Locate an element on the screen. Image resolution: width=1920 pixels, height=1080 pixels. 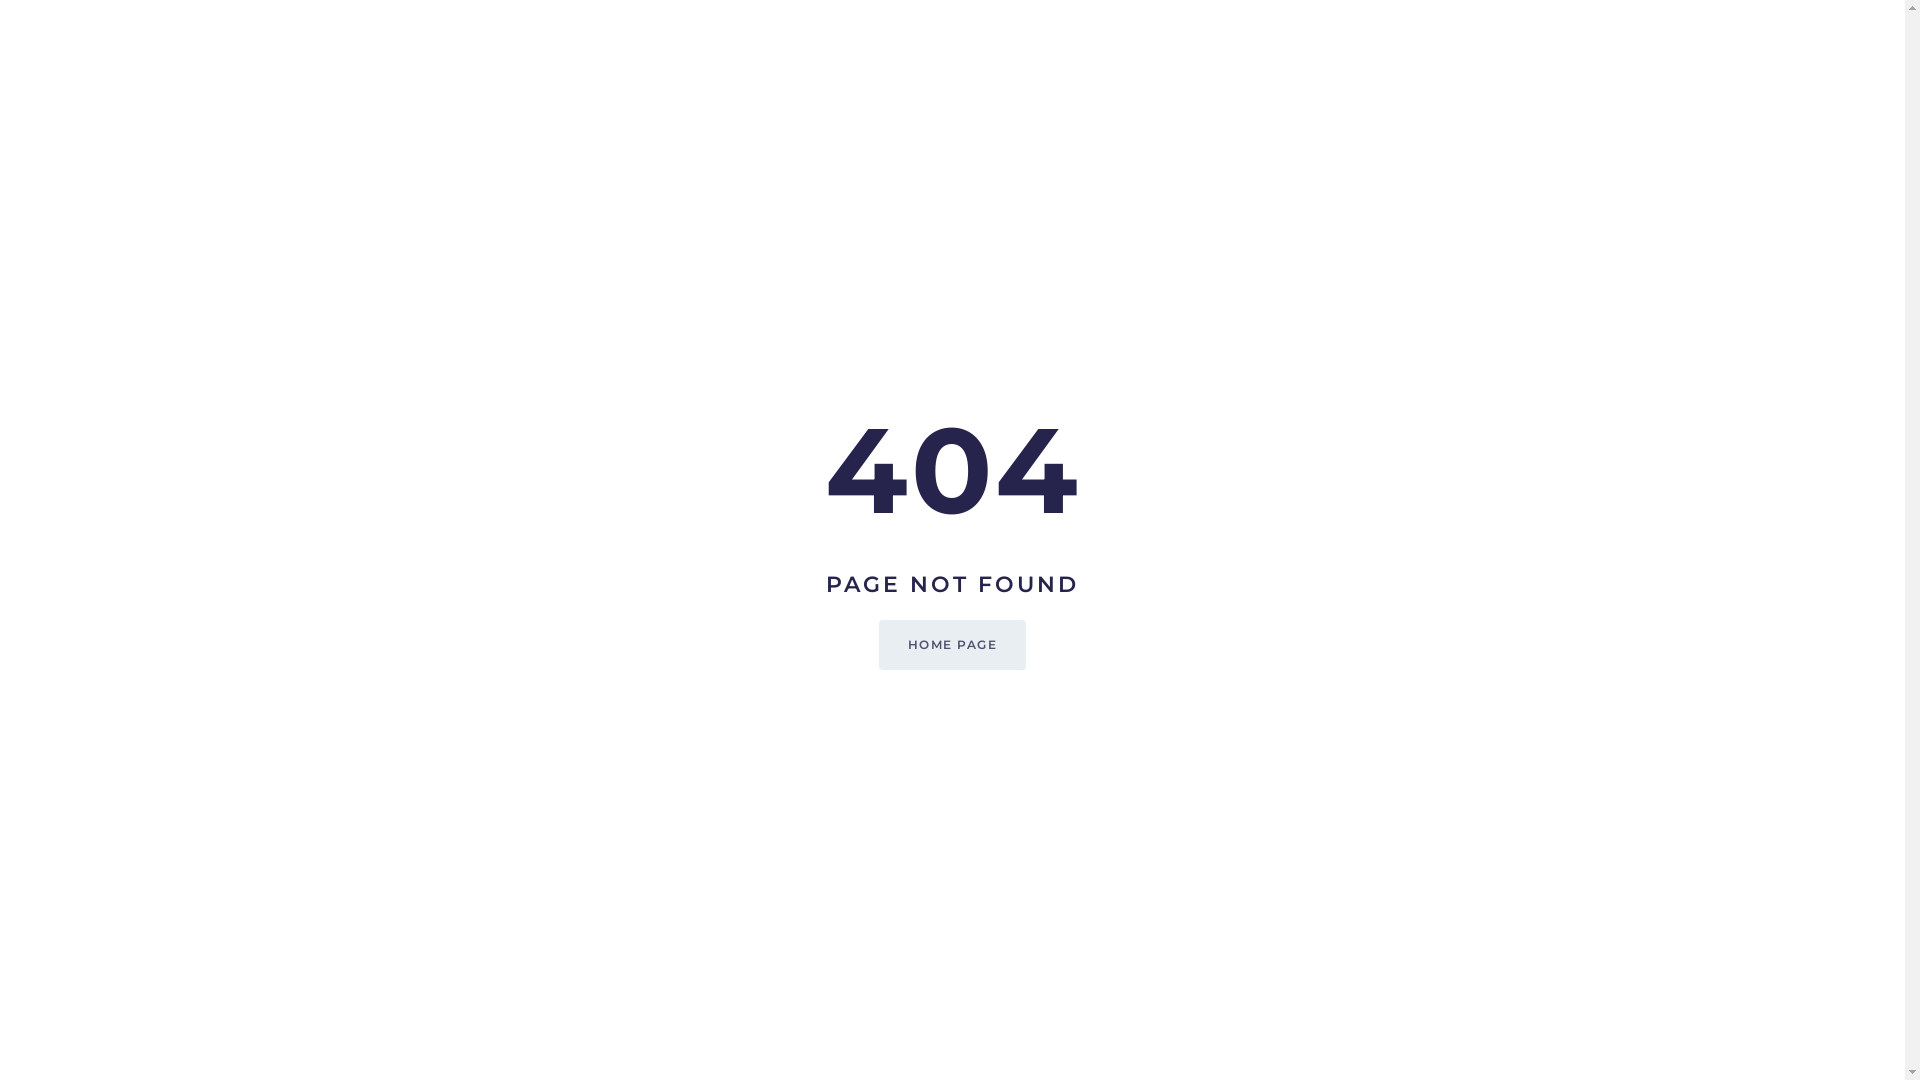
'HOME PAGE' is located at coordinates (952, 644).